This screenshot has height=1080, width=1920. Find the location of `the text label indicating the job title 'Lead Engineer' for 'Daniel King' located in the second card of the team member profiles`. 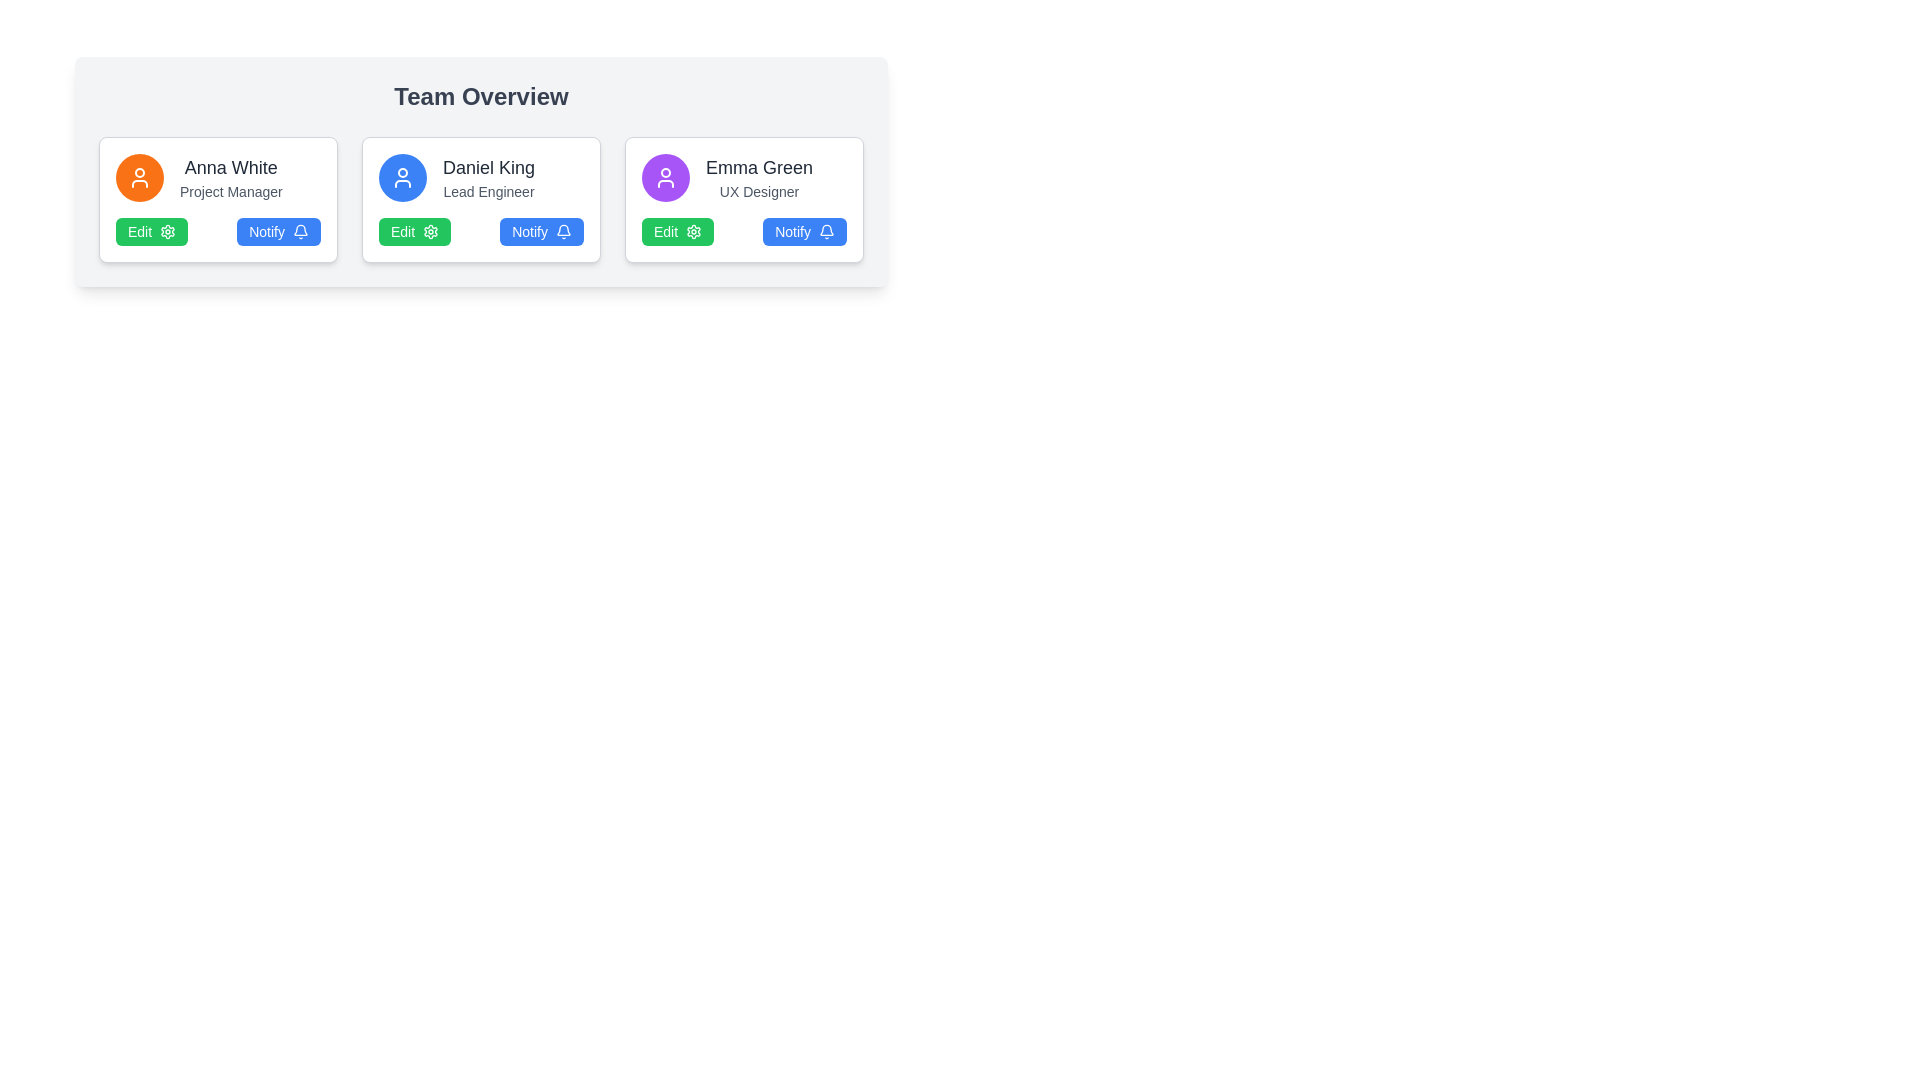

the text label indicating the job title 'Lead Engineer' for 'Daniel King' located in the second card of the team member profiles is located at coordinates (489, 192).